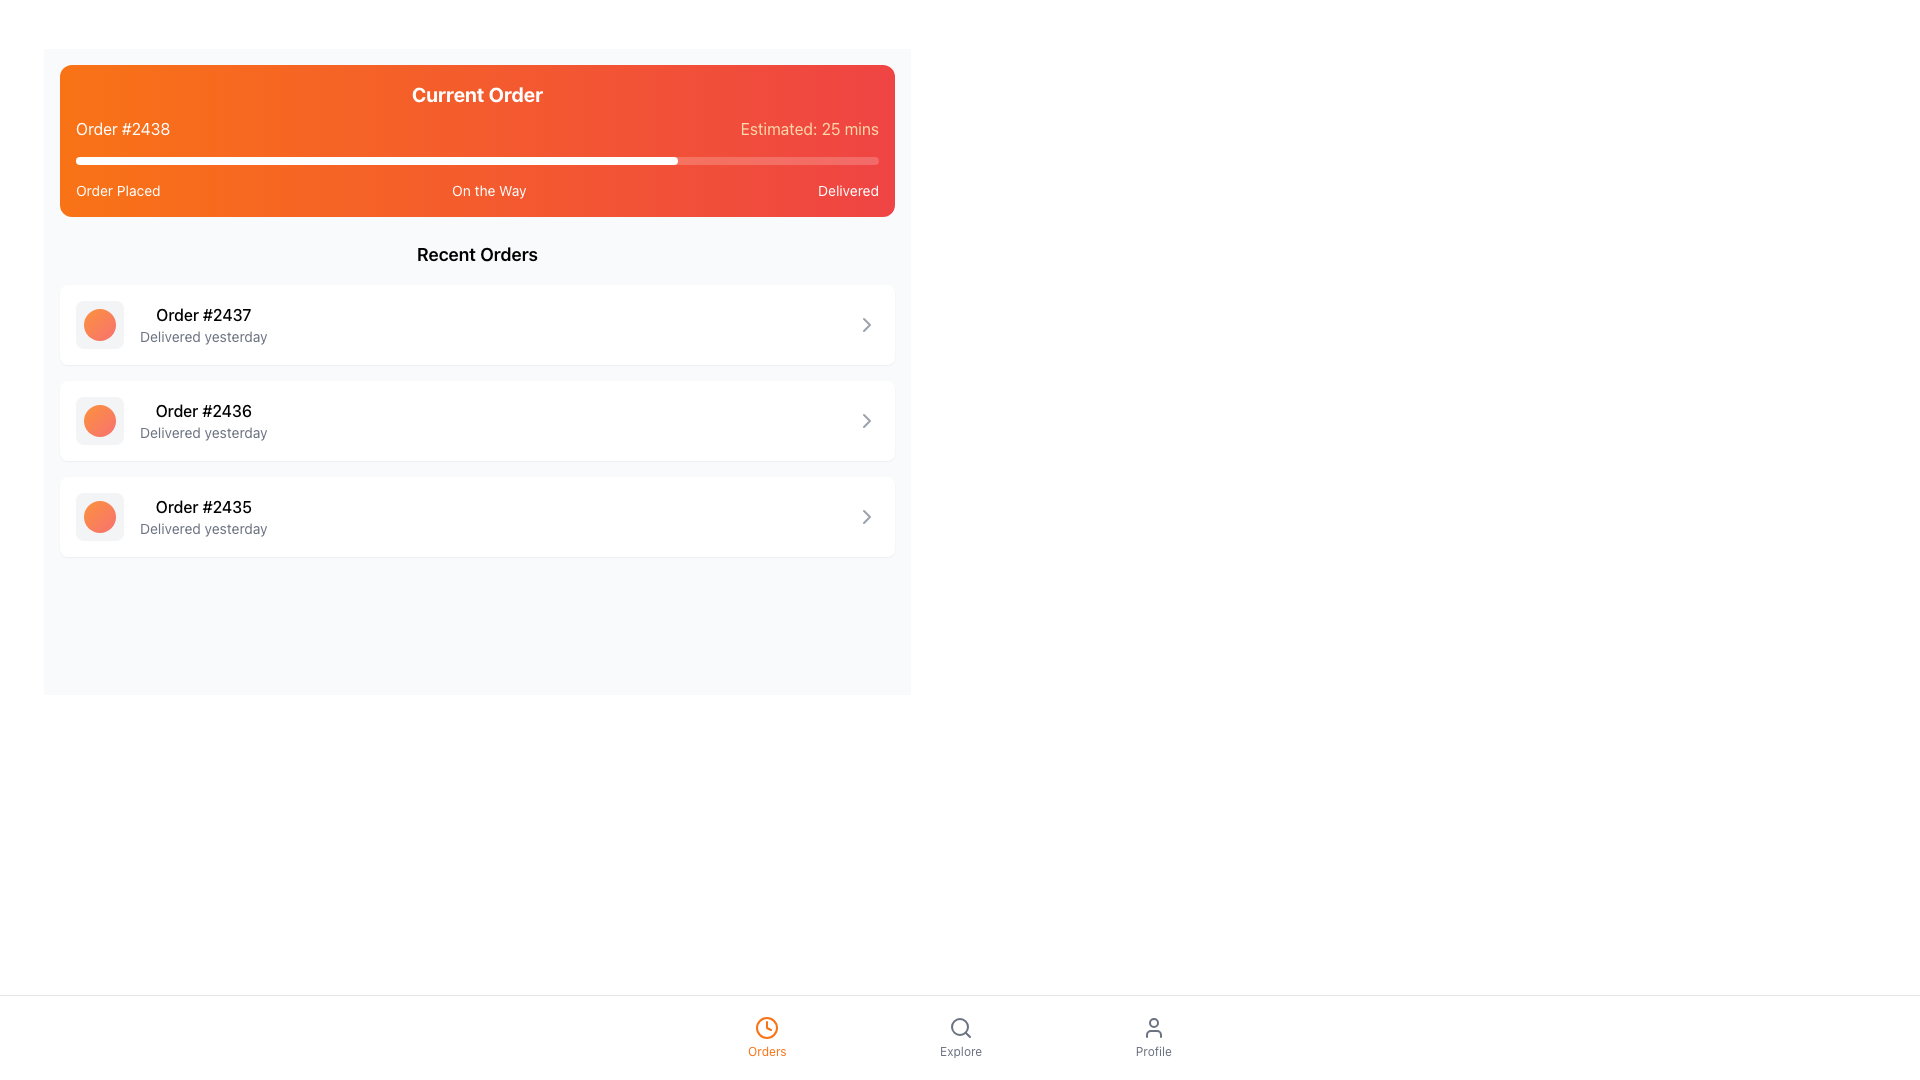 The height and width of the screenshot is (1080, 1920). Describe the element at coordinates (476, 419) in the screenshot. I see `the second clickable card in the 'Recent Orders' list, which displays order information including its identification number and delivery status` at that location.